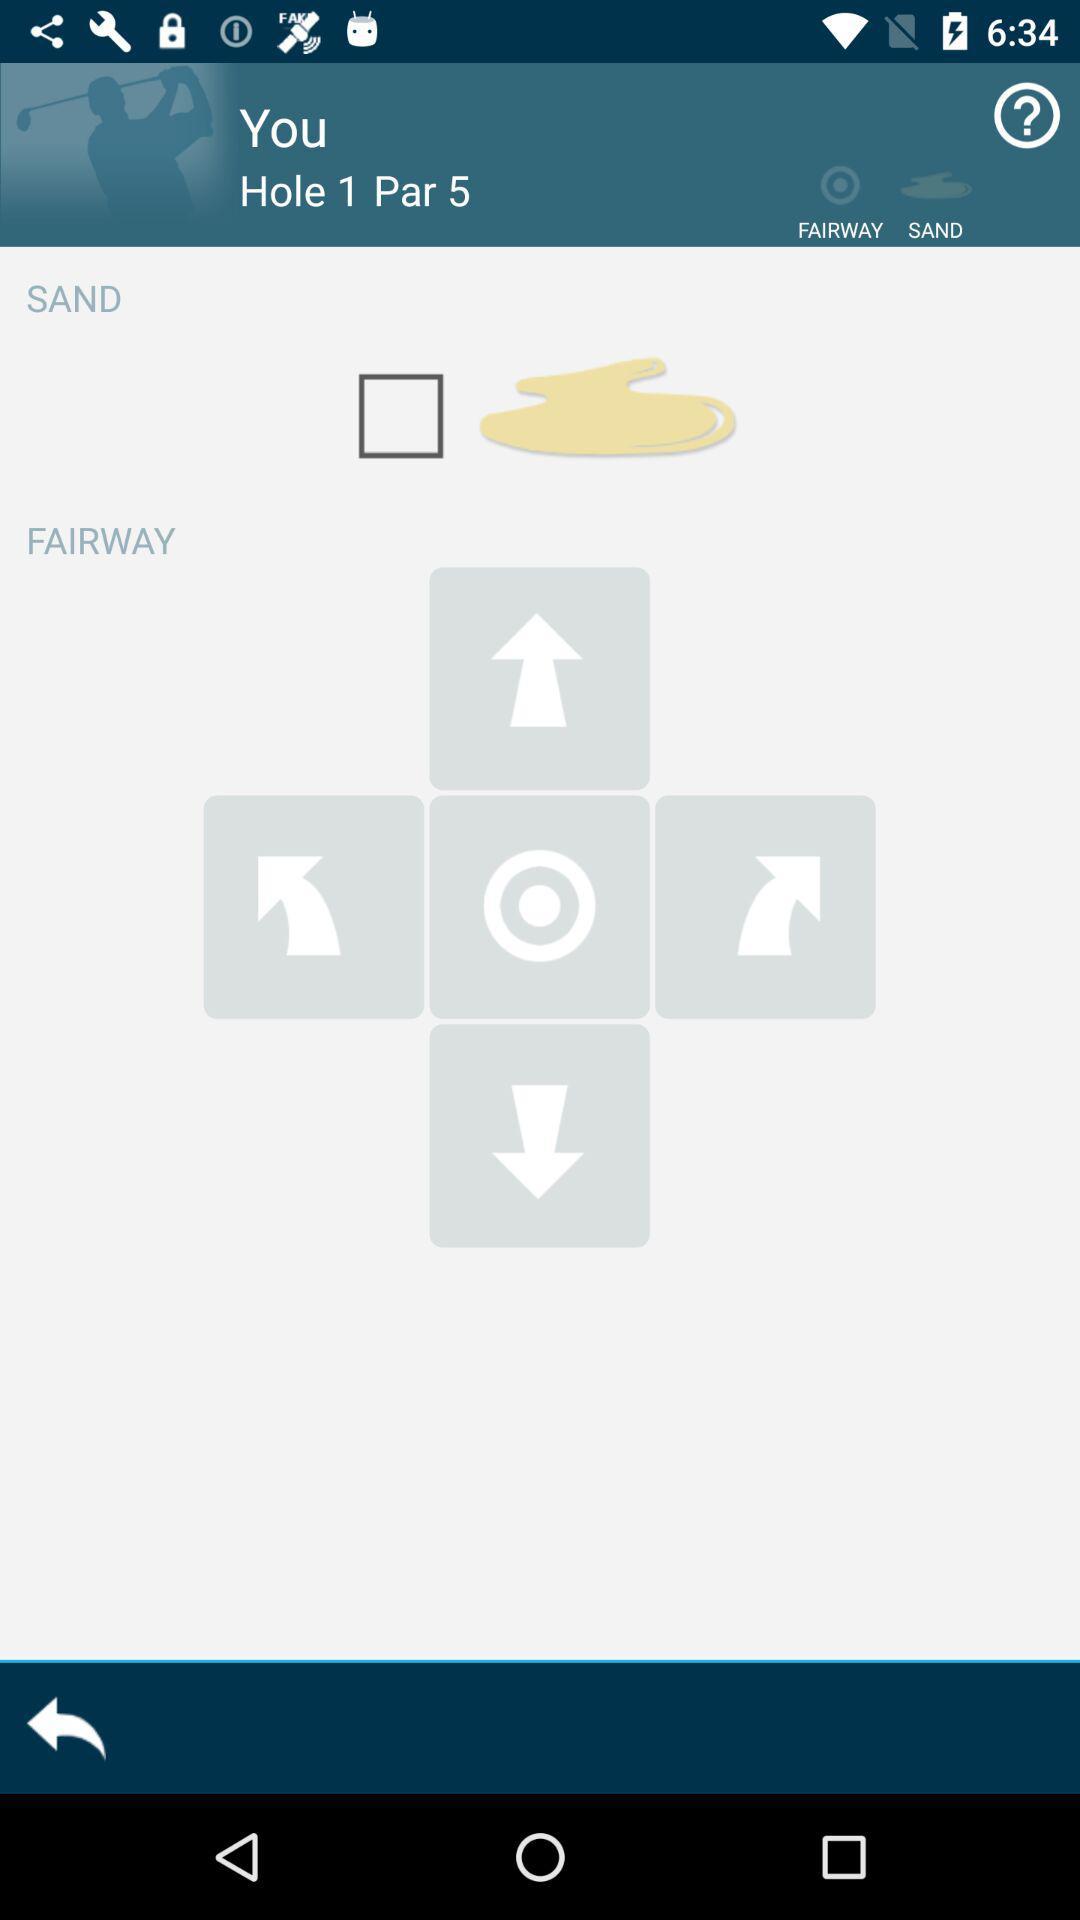 The image size is (1080, 1920). Describe the element at coordinates (1027, 114) in the screenshot. I see `the help icon` at that location.